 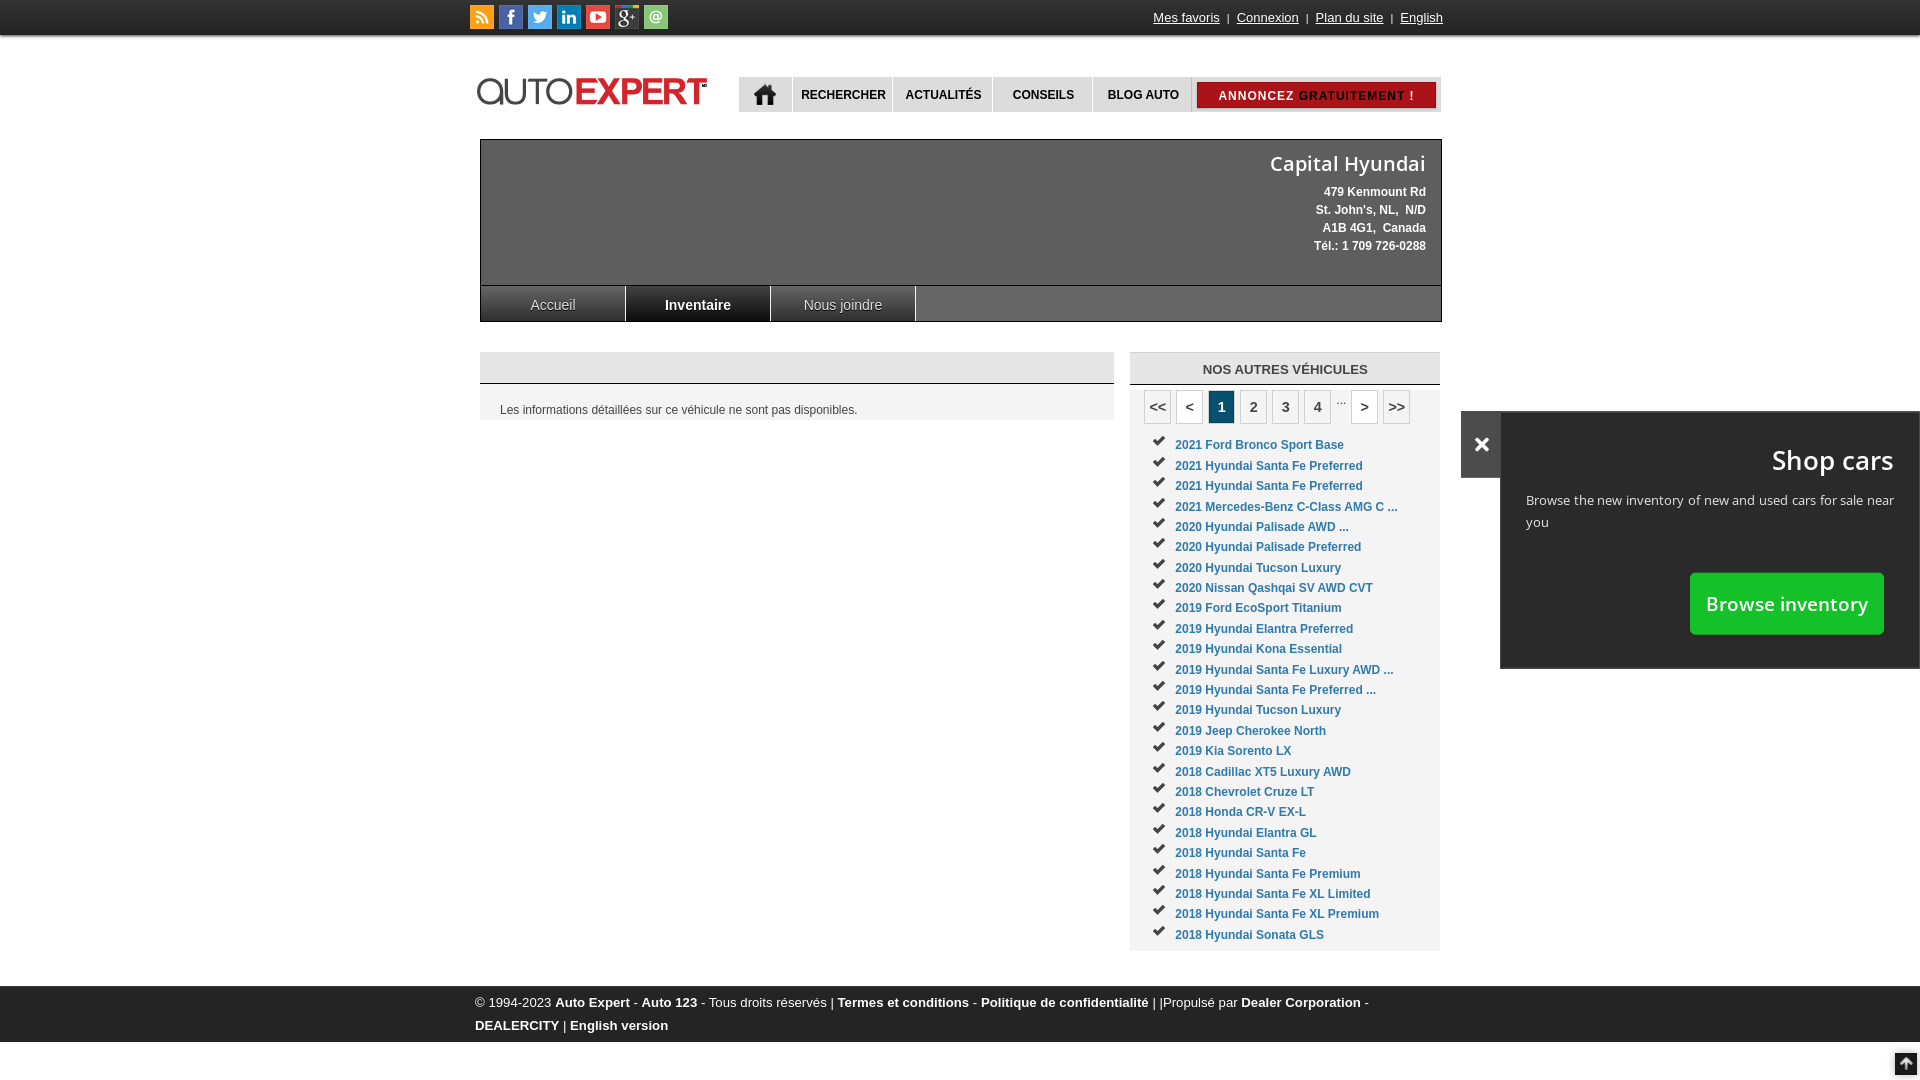 What do you see at coordinates (1267, 486) in the screenshot?
I see `'2021 Hyundai Santa Fe Preferred'` at bounding box center [1267, 486].